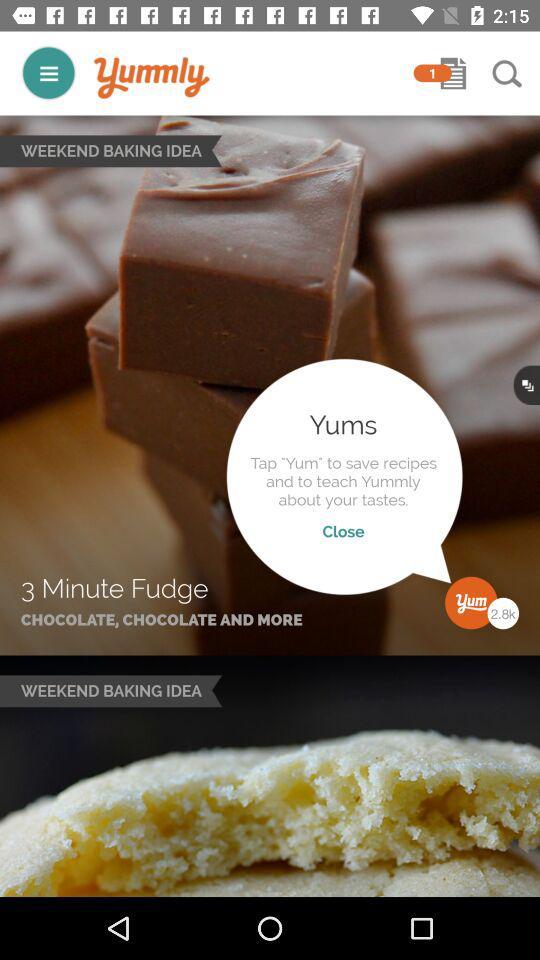 The height and width of the screenshot is (960, 540). What do you see at coordinates (48, 73) in the screenshot?
I see `show the menu` at bounding box center [48, 73].